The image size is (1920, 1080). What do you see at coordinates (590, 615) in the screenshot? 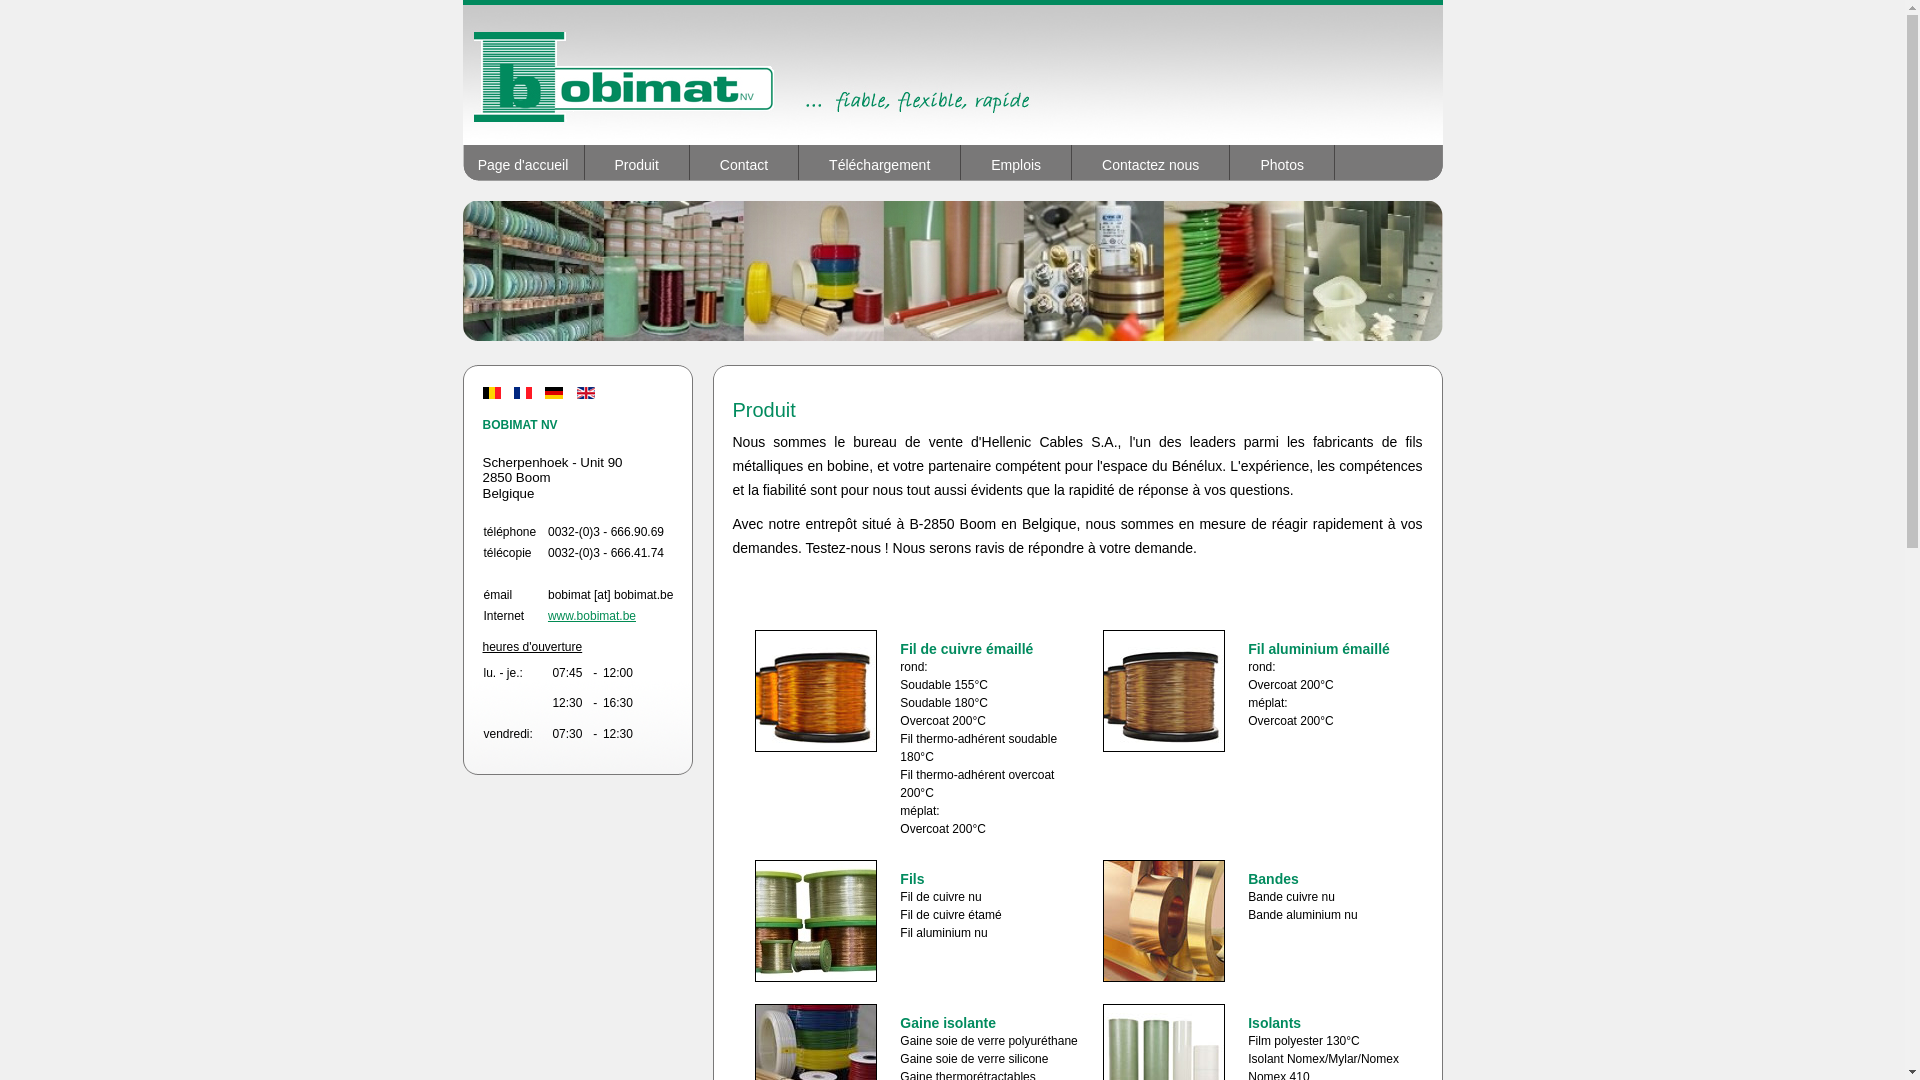
I see `'www.bobimat.be'` at bounding box center [590, 615].